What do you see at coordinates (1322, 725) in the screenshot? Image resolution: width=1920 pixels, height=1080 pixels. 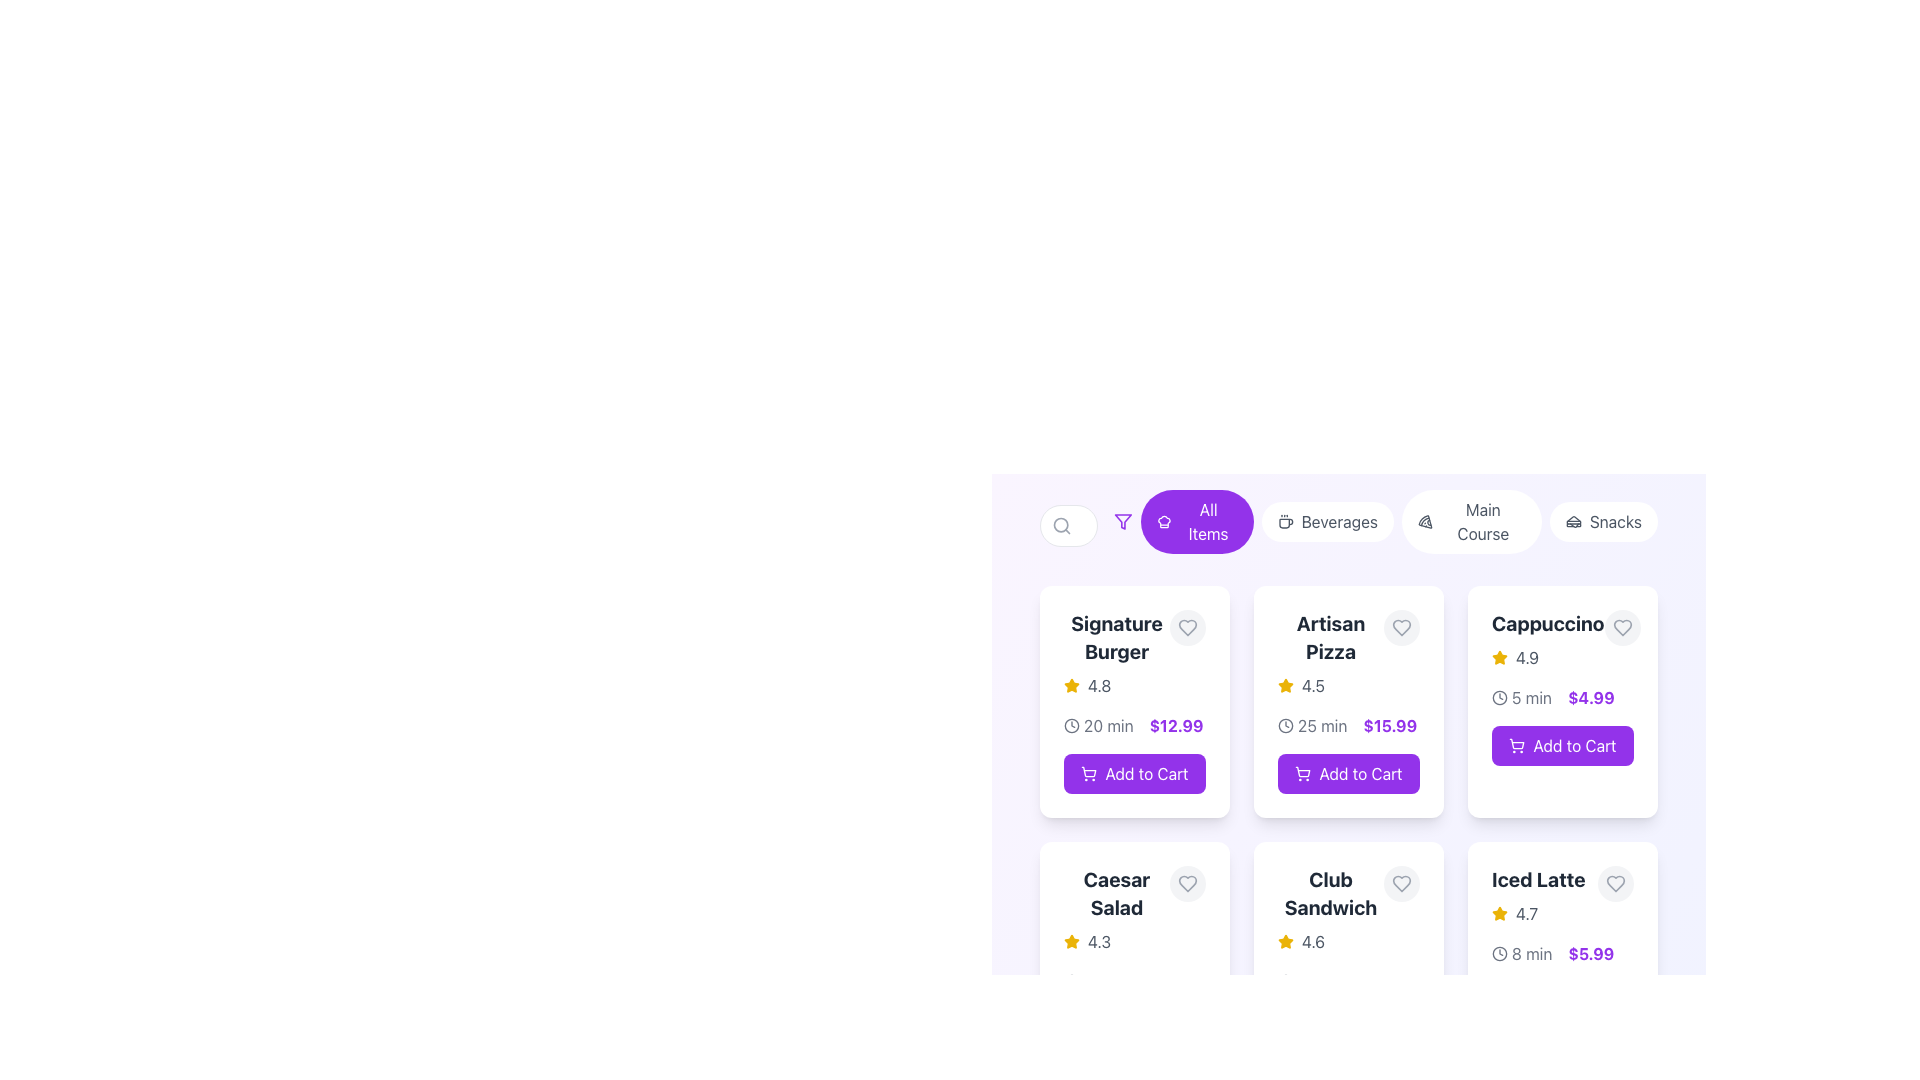 I see `time information displayed on the text label showing '25 min' in gray color, located in the second card from the left on the top row of the grid layout for the 'Artisan Pizza' card` at bounding box center [1322, 725].